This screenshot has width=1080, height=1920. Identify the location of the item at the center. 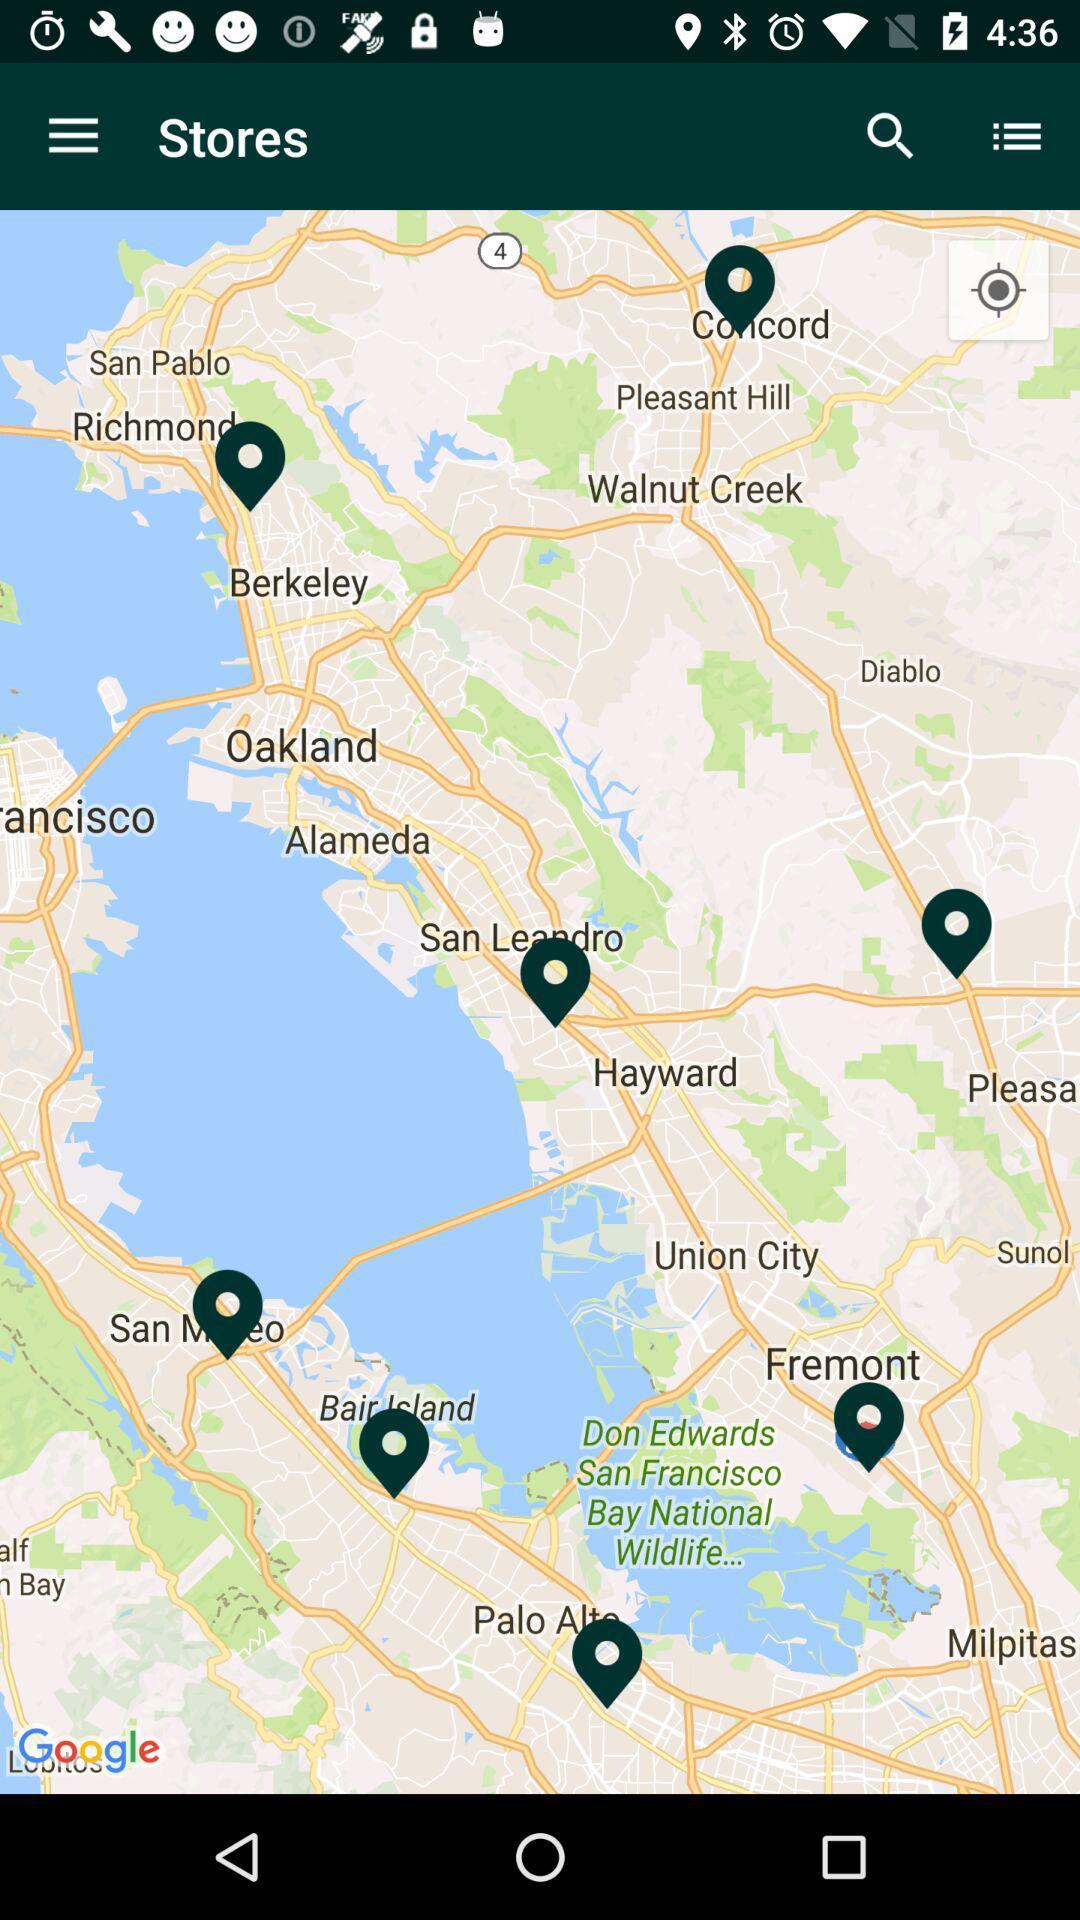
(540, 1002).